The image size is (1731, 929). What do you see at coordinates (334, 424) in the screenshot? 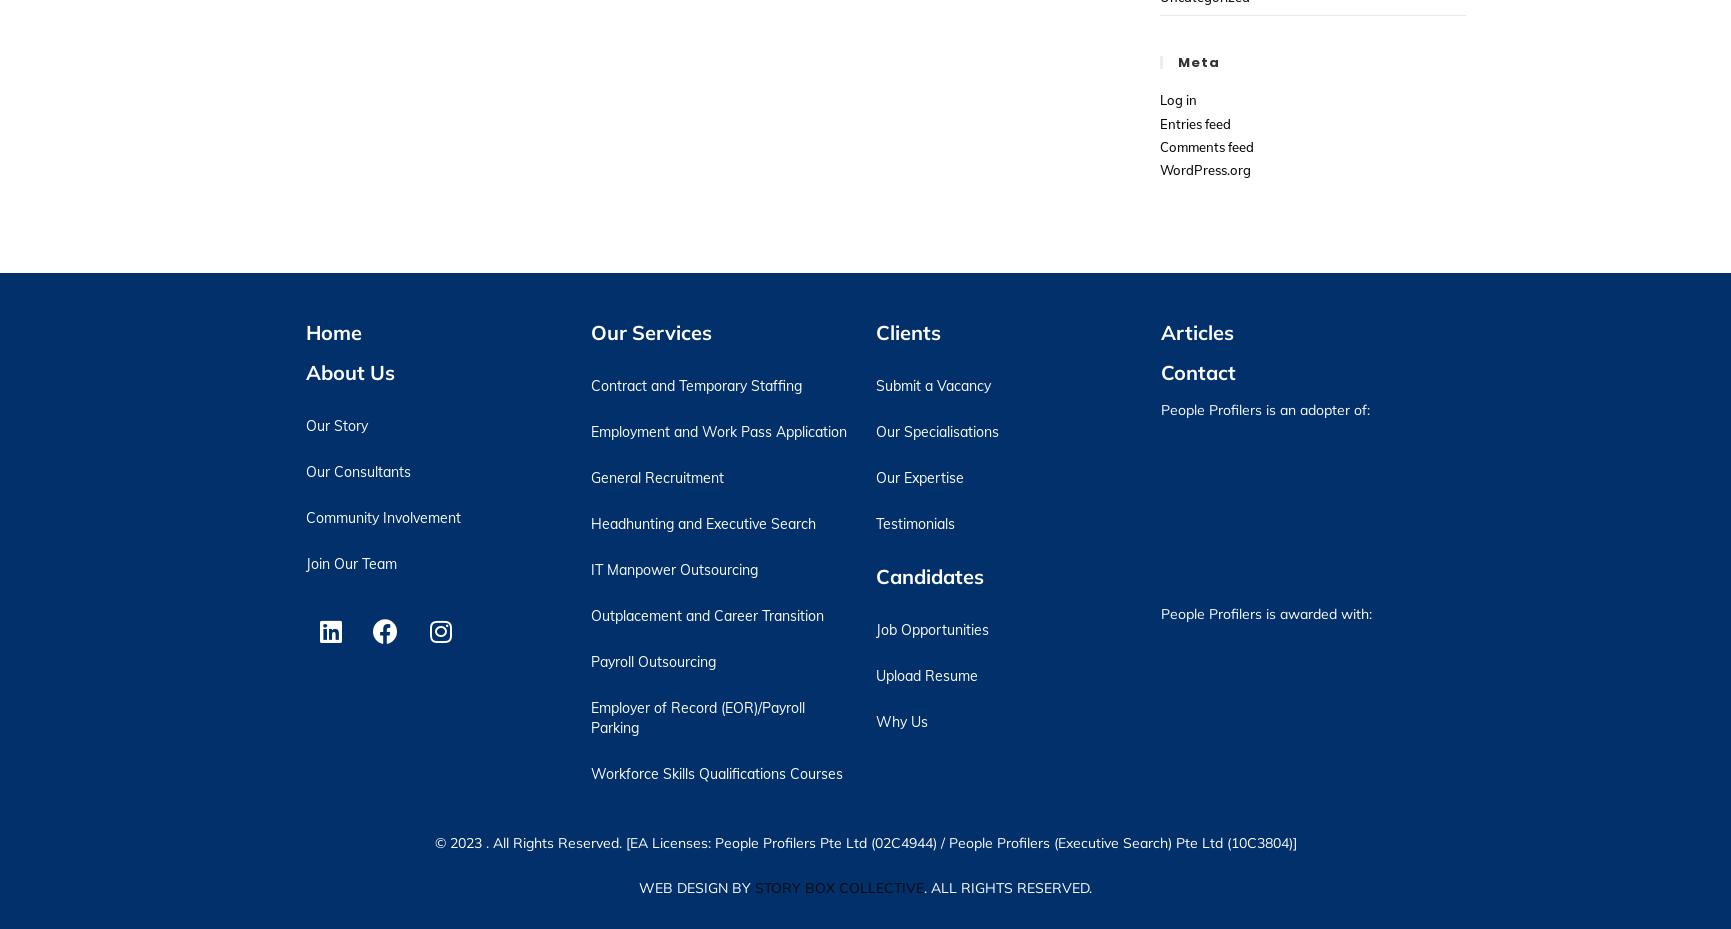
I see `'Our Story'` at bounding box center [334, 424].